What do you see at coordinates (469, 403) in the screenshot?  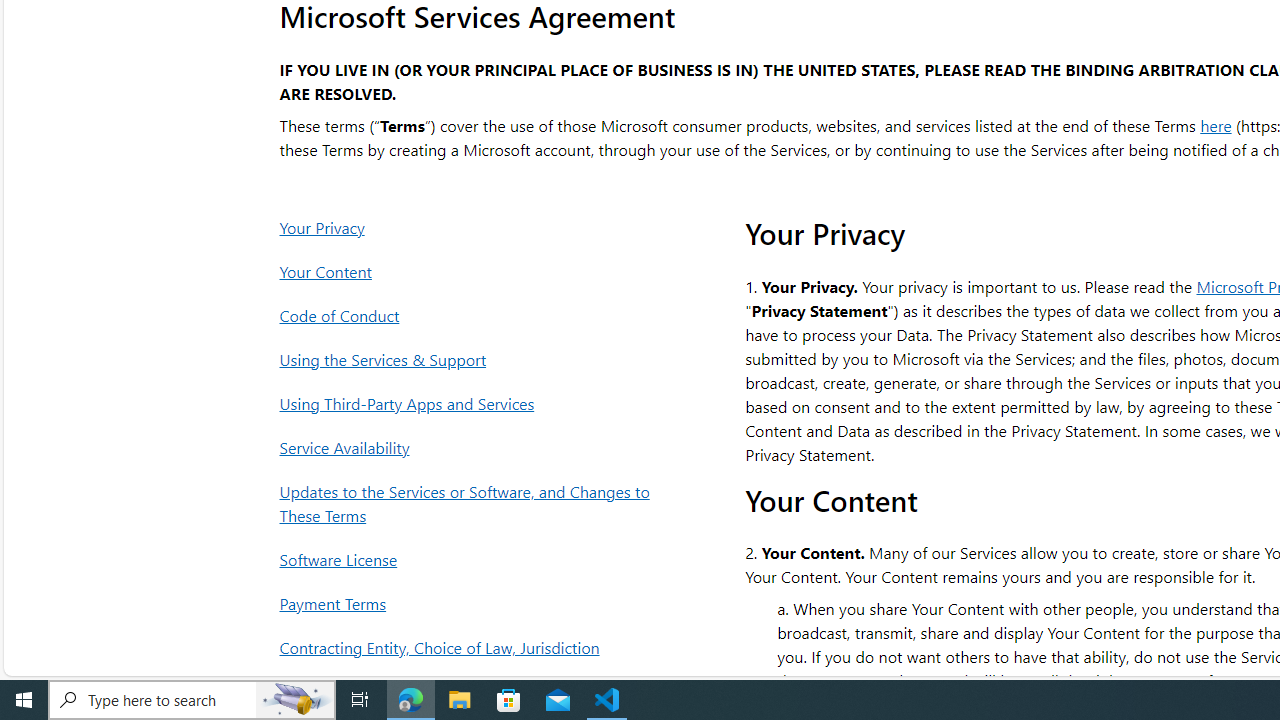 I see `'Using Third-Party Apps and Services'` at bounding box center [469, 403].